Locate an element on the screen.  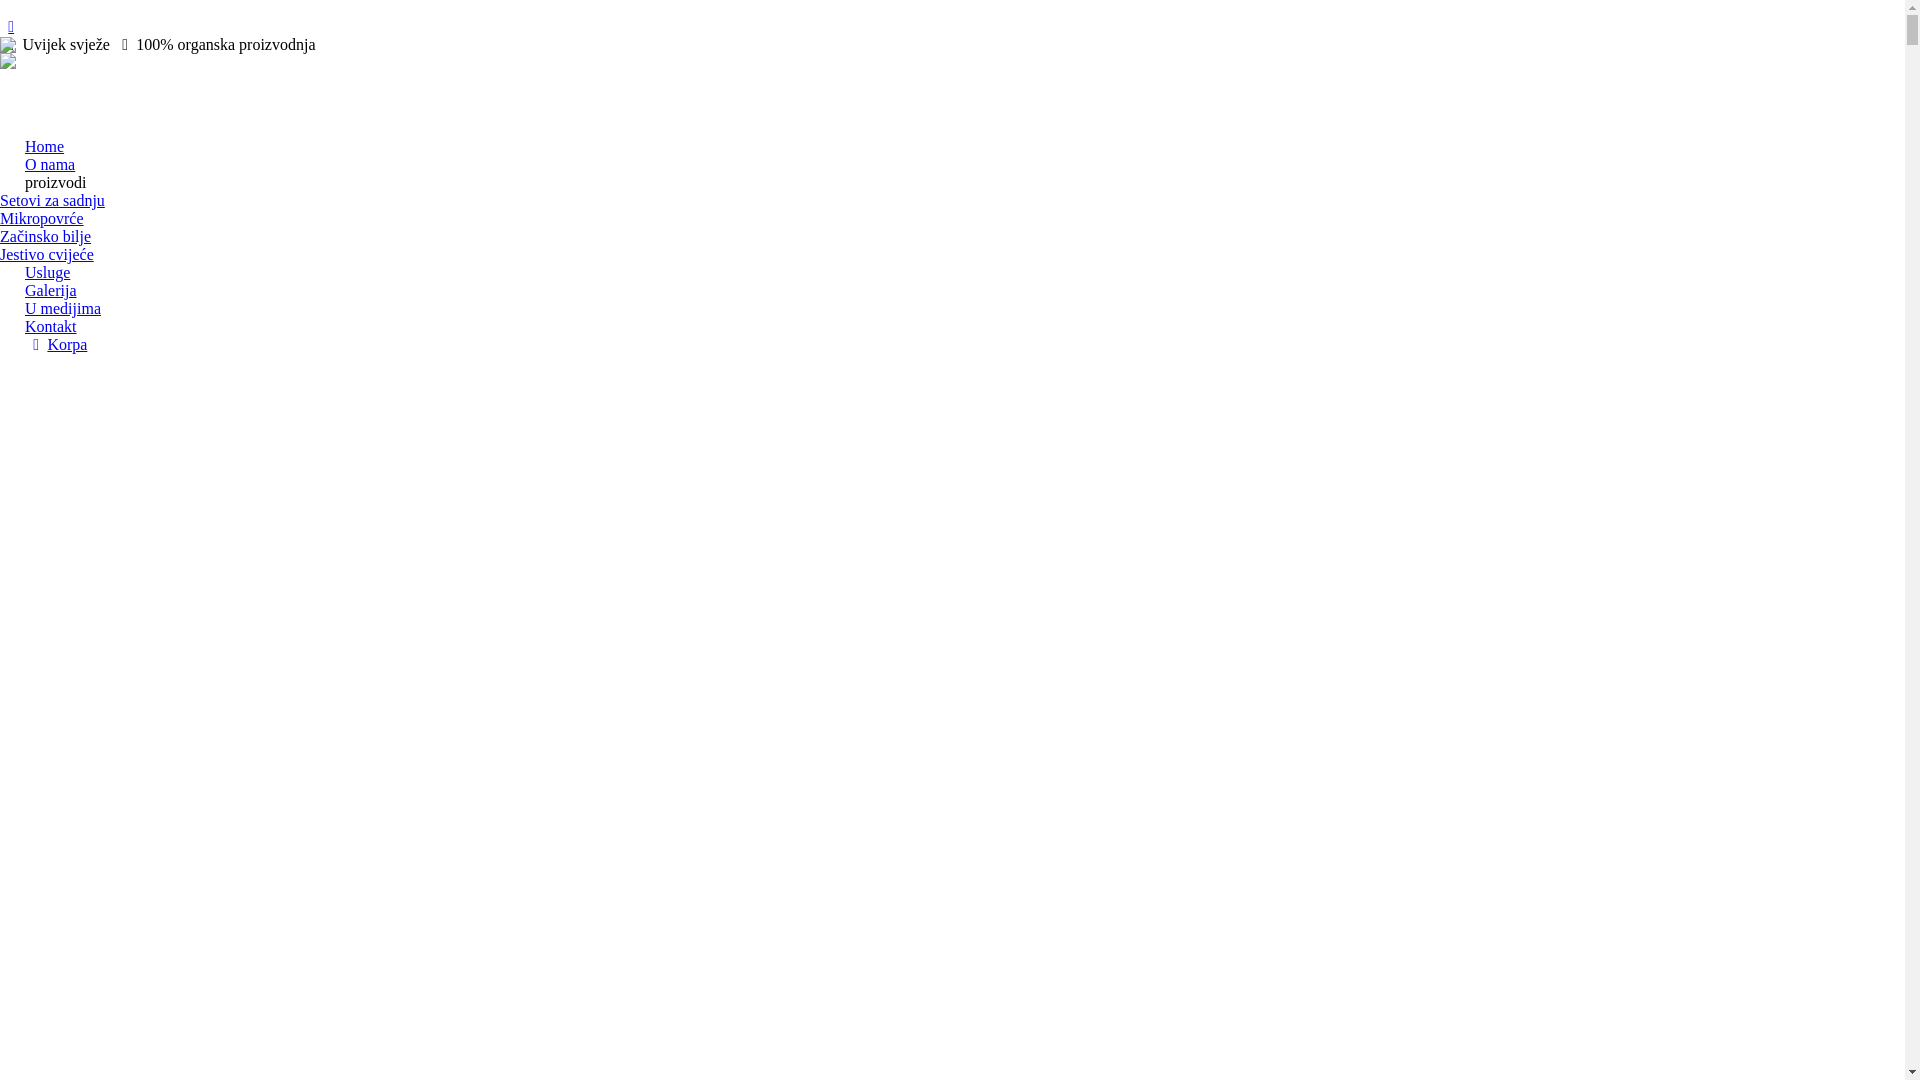
'Home' is located at coordinates (44, 145).